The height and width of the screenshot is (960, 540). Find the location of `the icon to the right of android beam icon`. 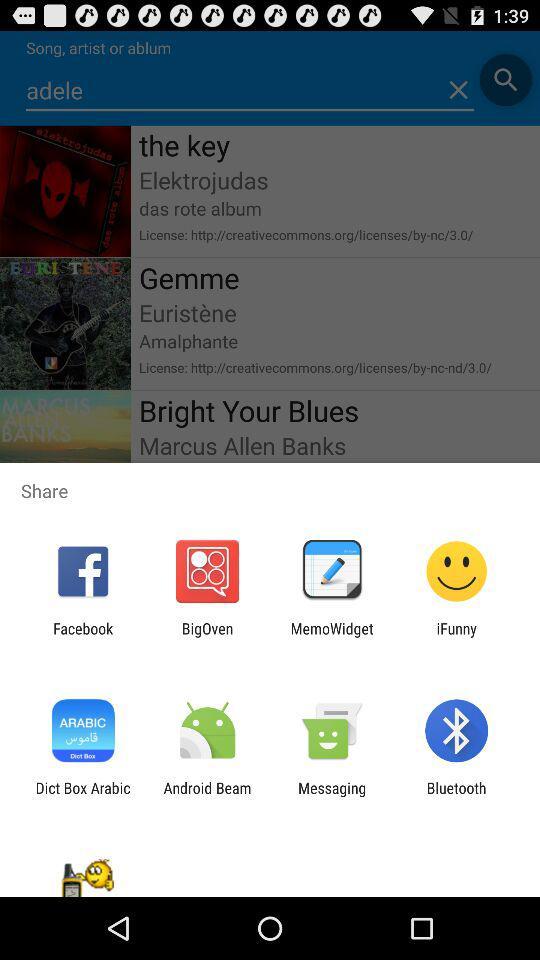

the icon to the right of android beam icon is located at coordinates (332, 796).